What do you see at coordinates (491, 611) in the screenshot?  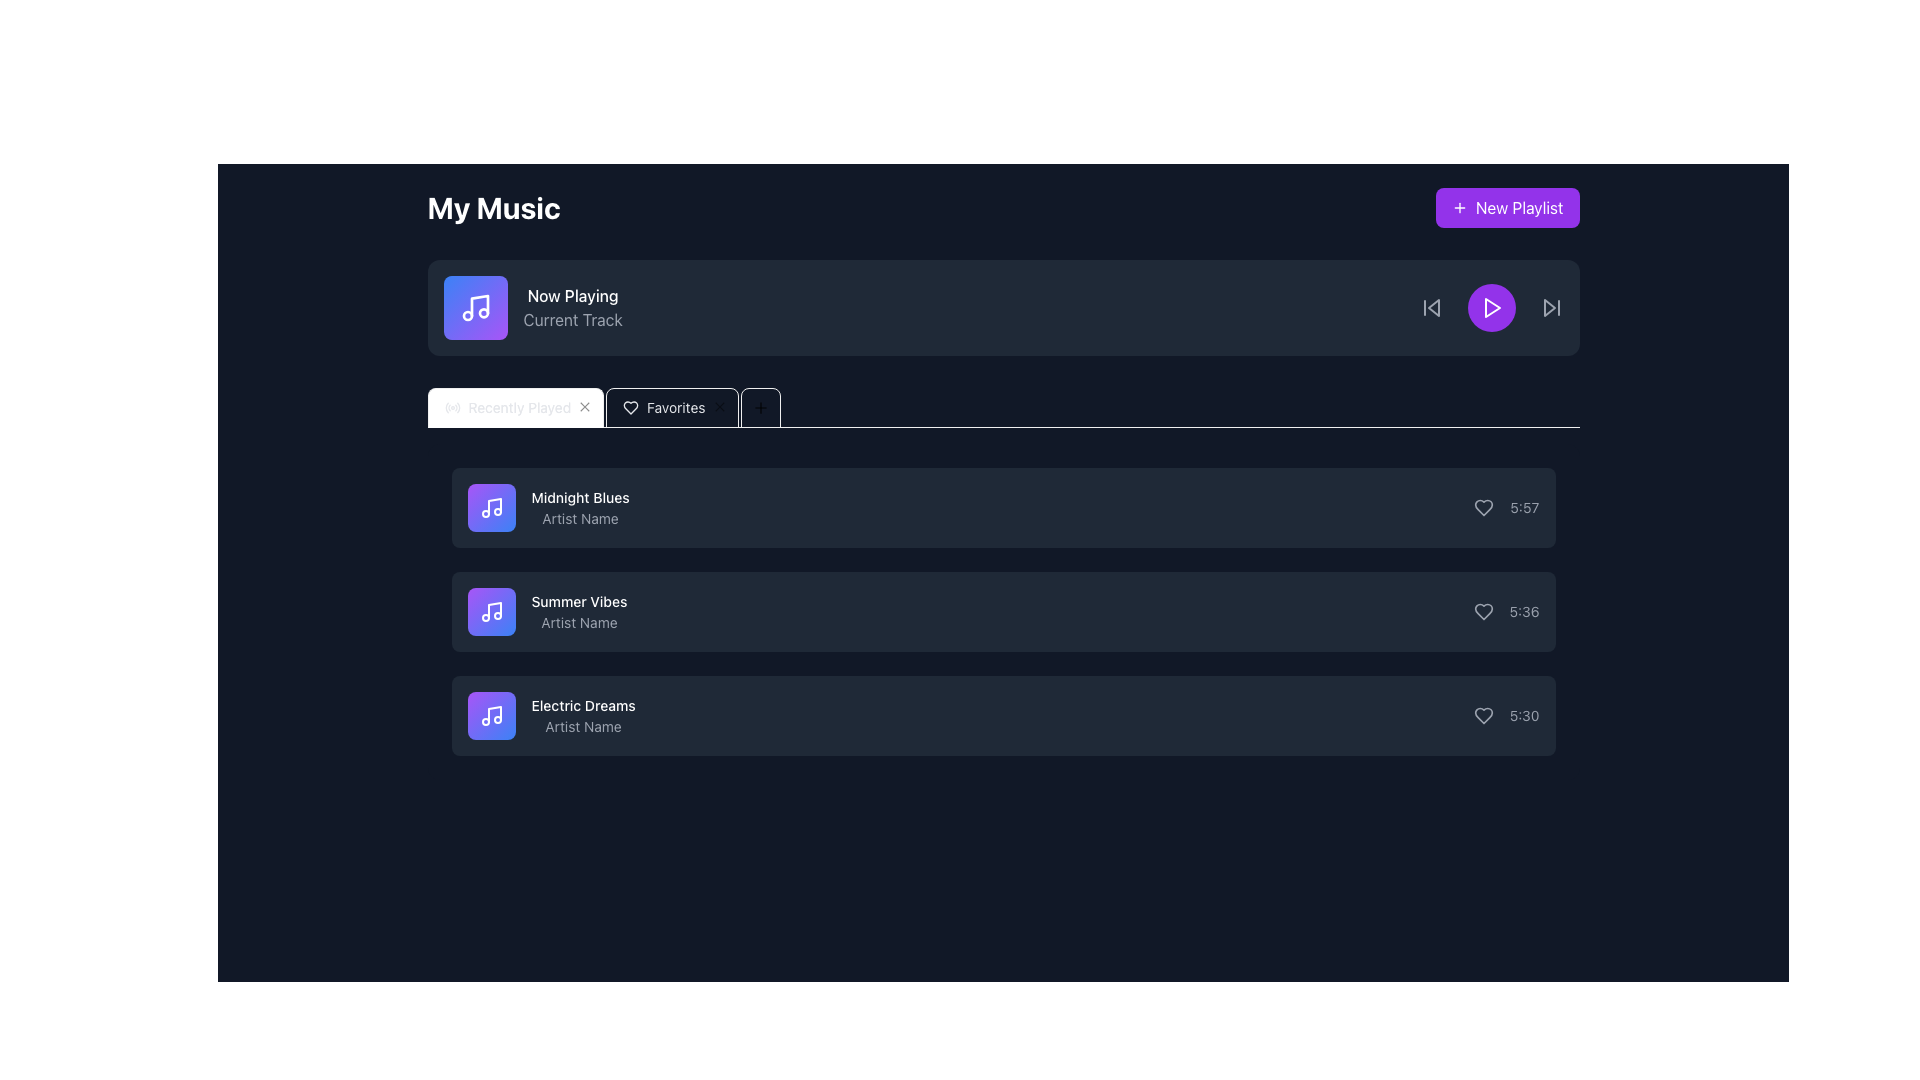 I see `the square icon with a gradient background and a white music note in the center, located in the second row under the 'My Music' section` at bounding box center [491, 611].